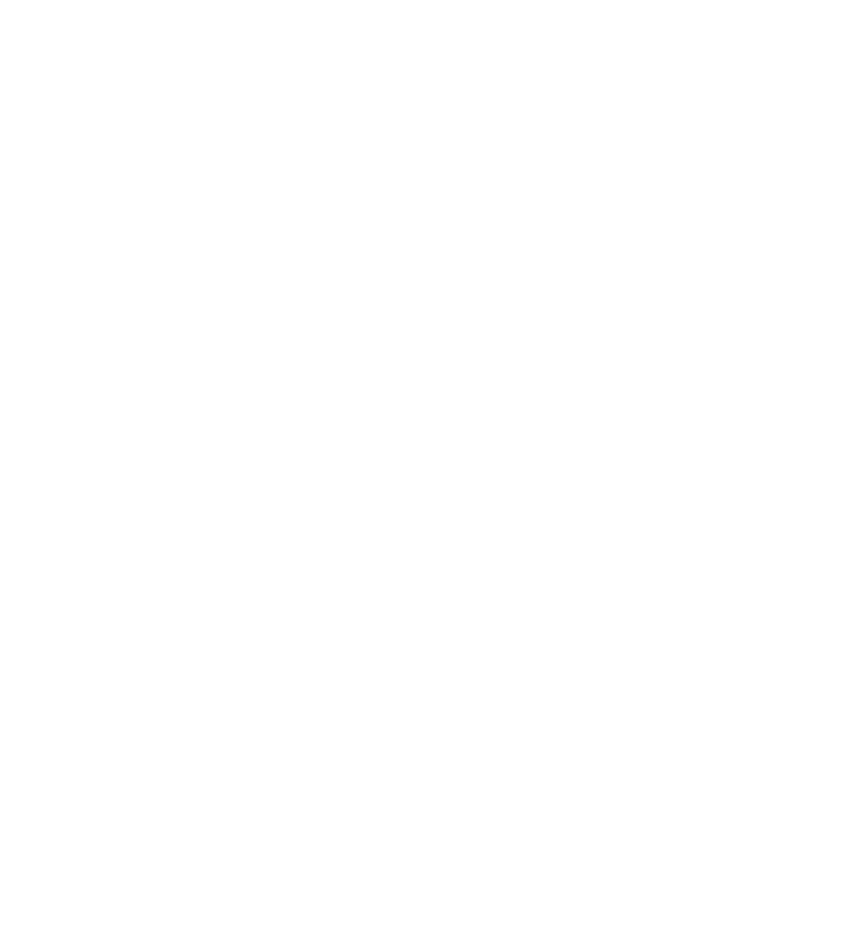 This screenshot has width=850, height=951. Describe the element at coordinates (465, 273) in the screenshot. I see `'Critical Atlassian Bug Exploit Now Available; Immediate Patching Needed'` at that location.